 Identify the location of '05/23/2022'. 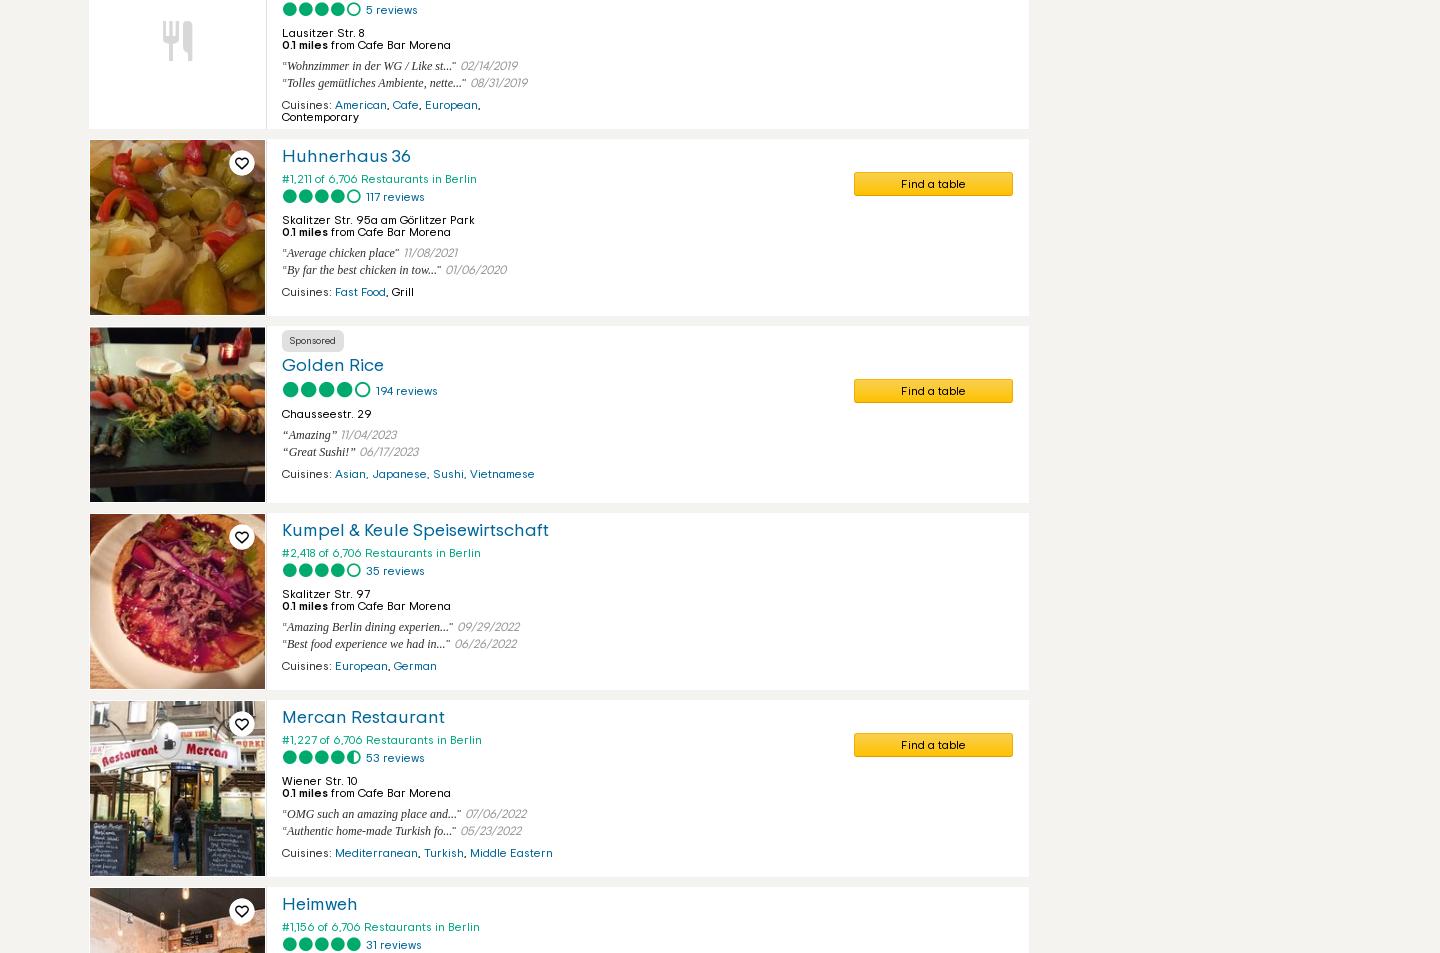
(489, 831).